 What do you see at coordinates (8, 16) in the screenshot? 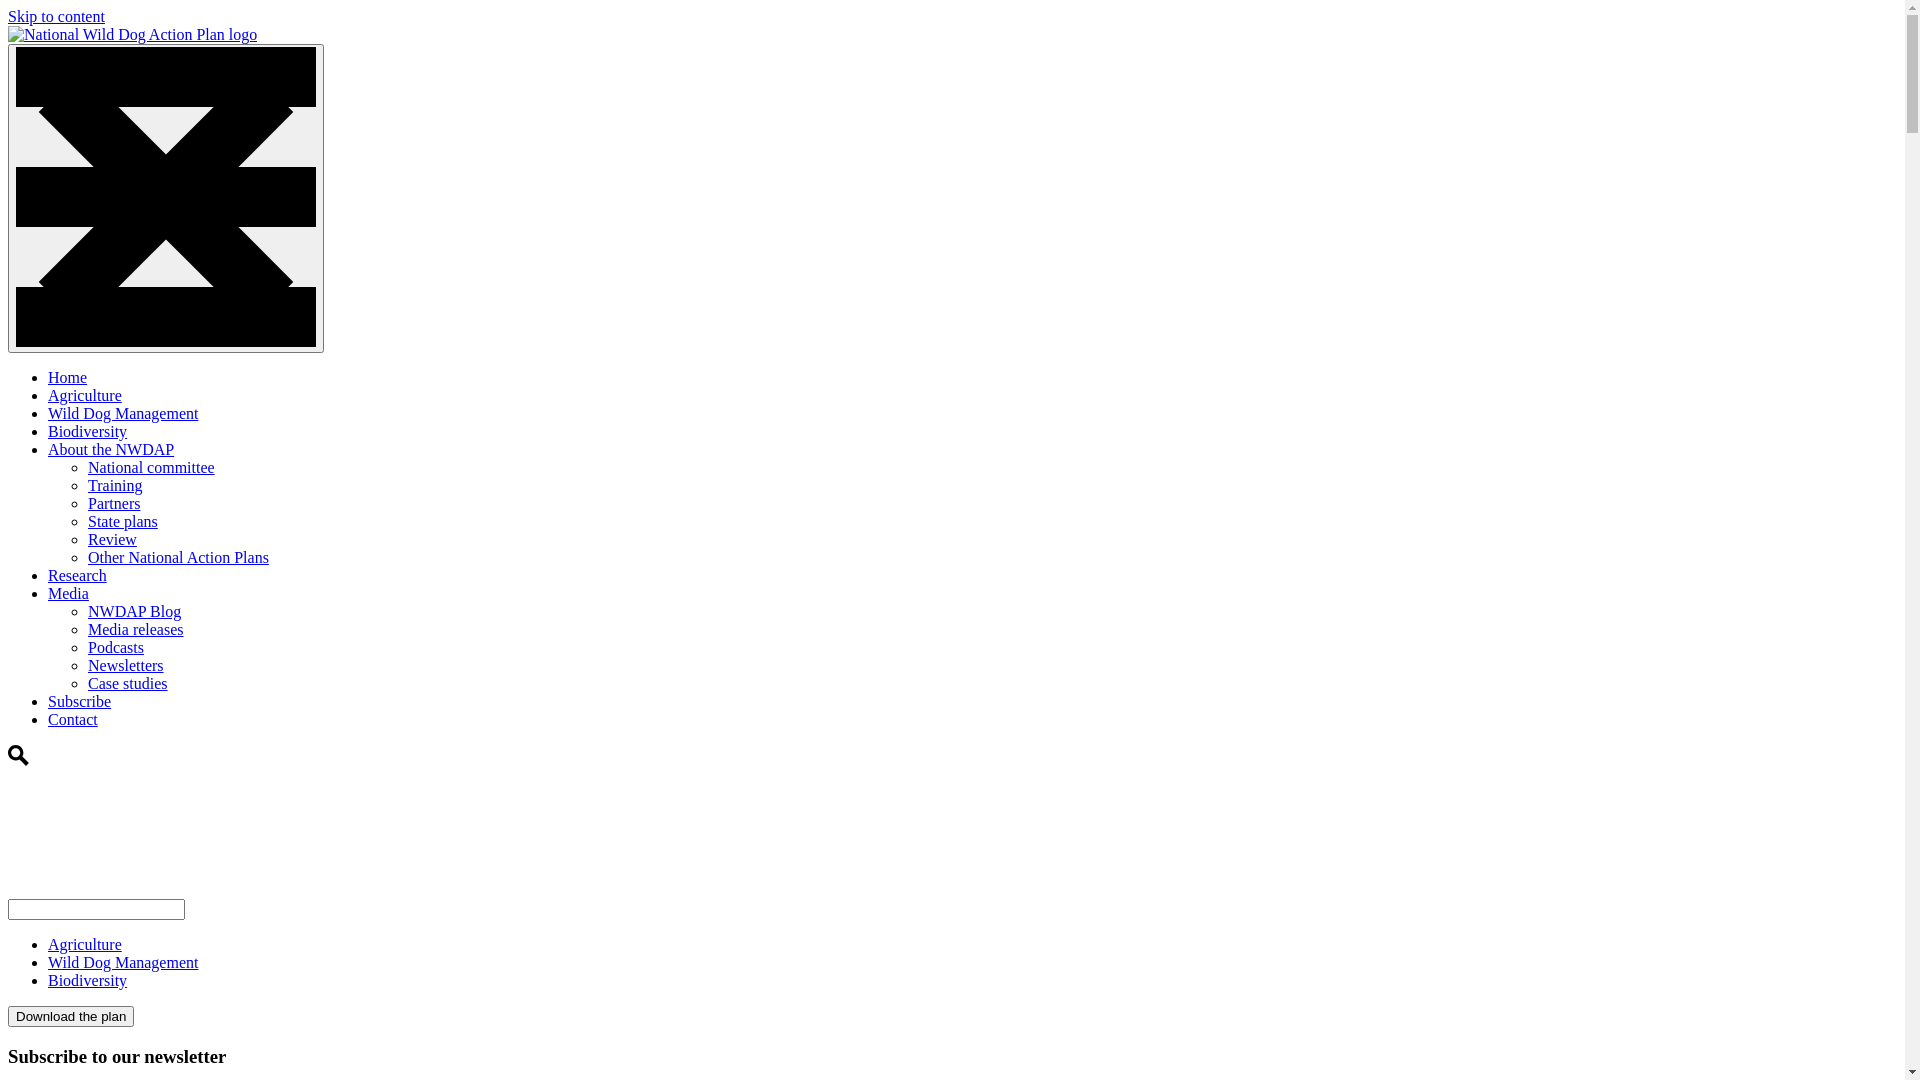
I see `'Skip to content'` at bounding box center [8, 16].